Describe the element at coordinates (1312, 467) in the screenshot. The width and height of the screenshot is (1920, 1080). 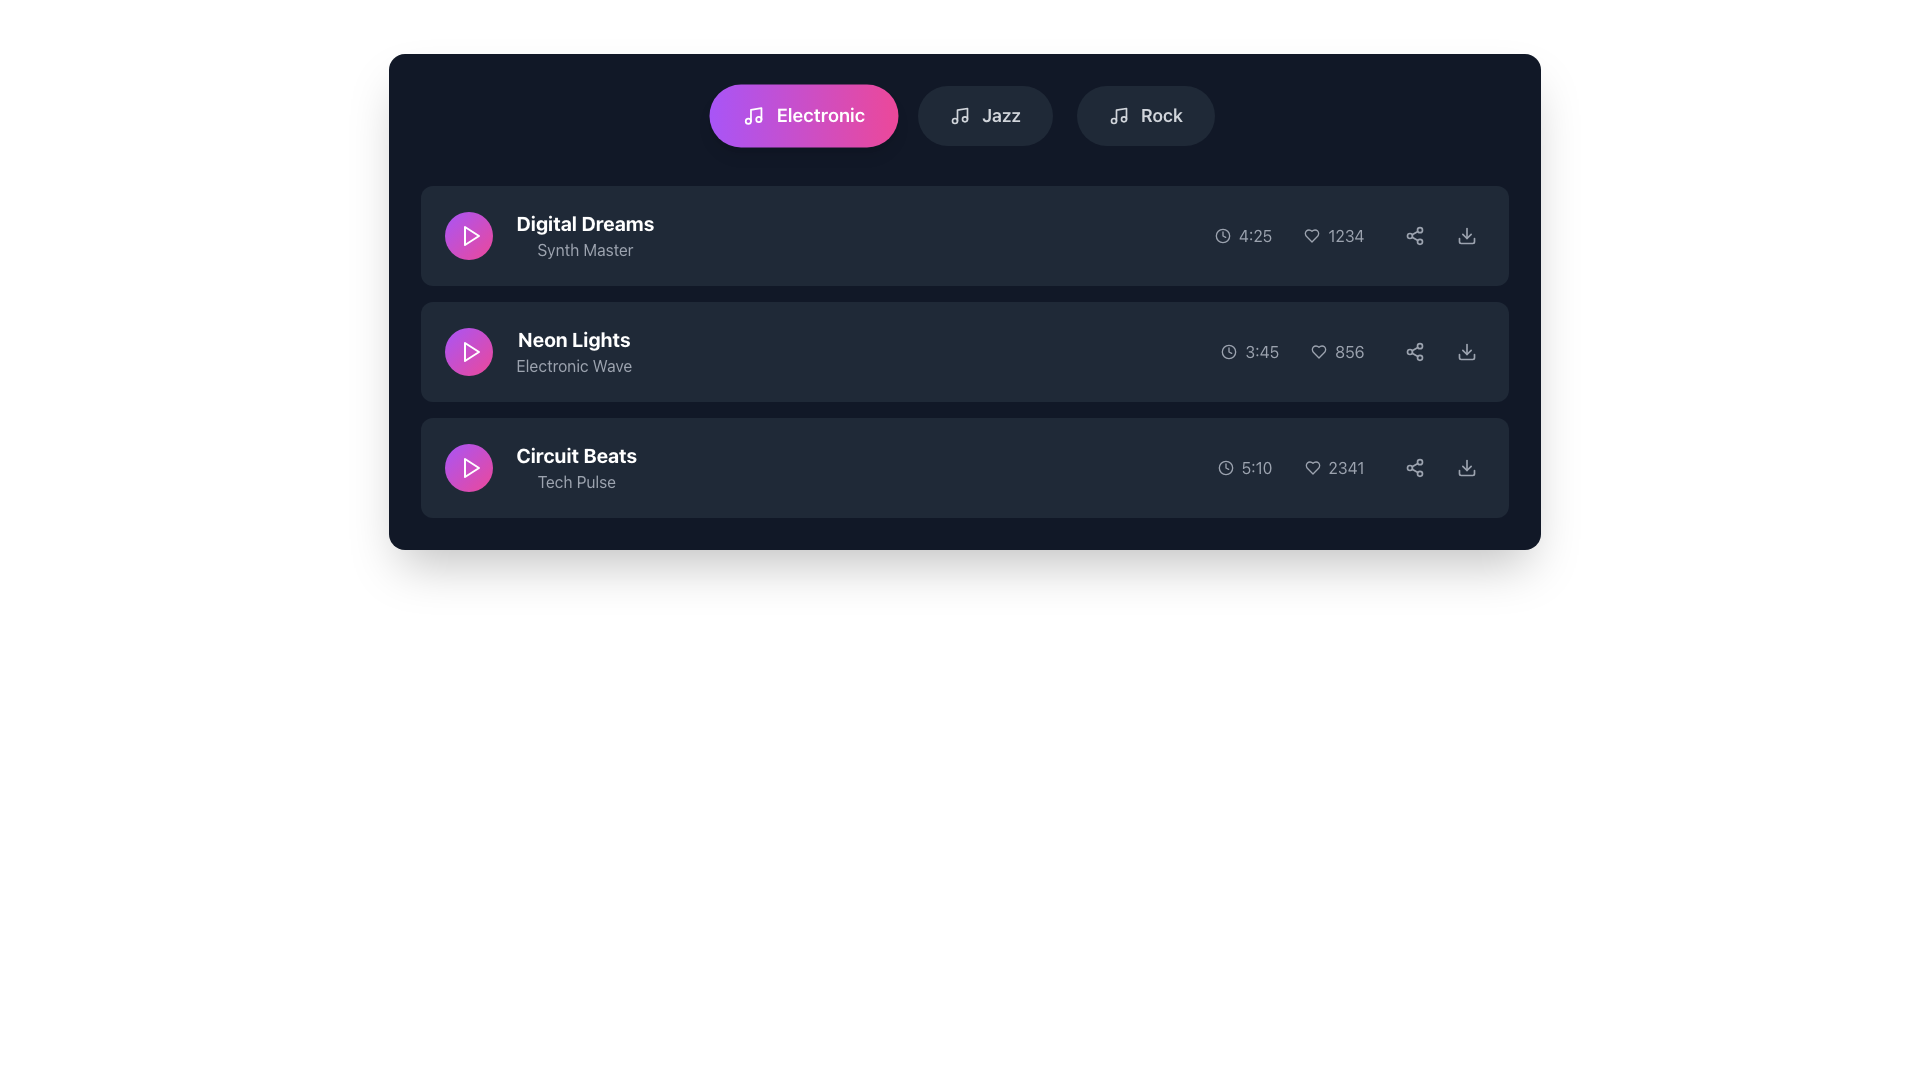
I see `the heart-shaped icon in the third row of the list` at that location.